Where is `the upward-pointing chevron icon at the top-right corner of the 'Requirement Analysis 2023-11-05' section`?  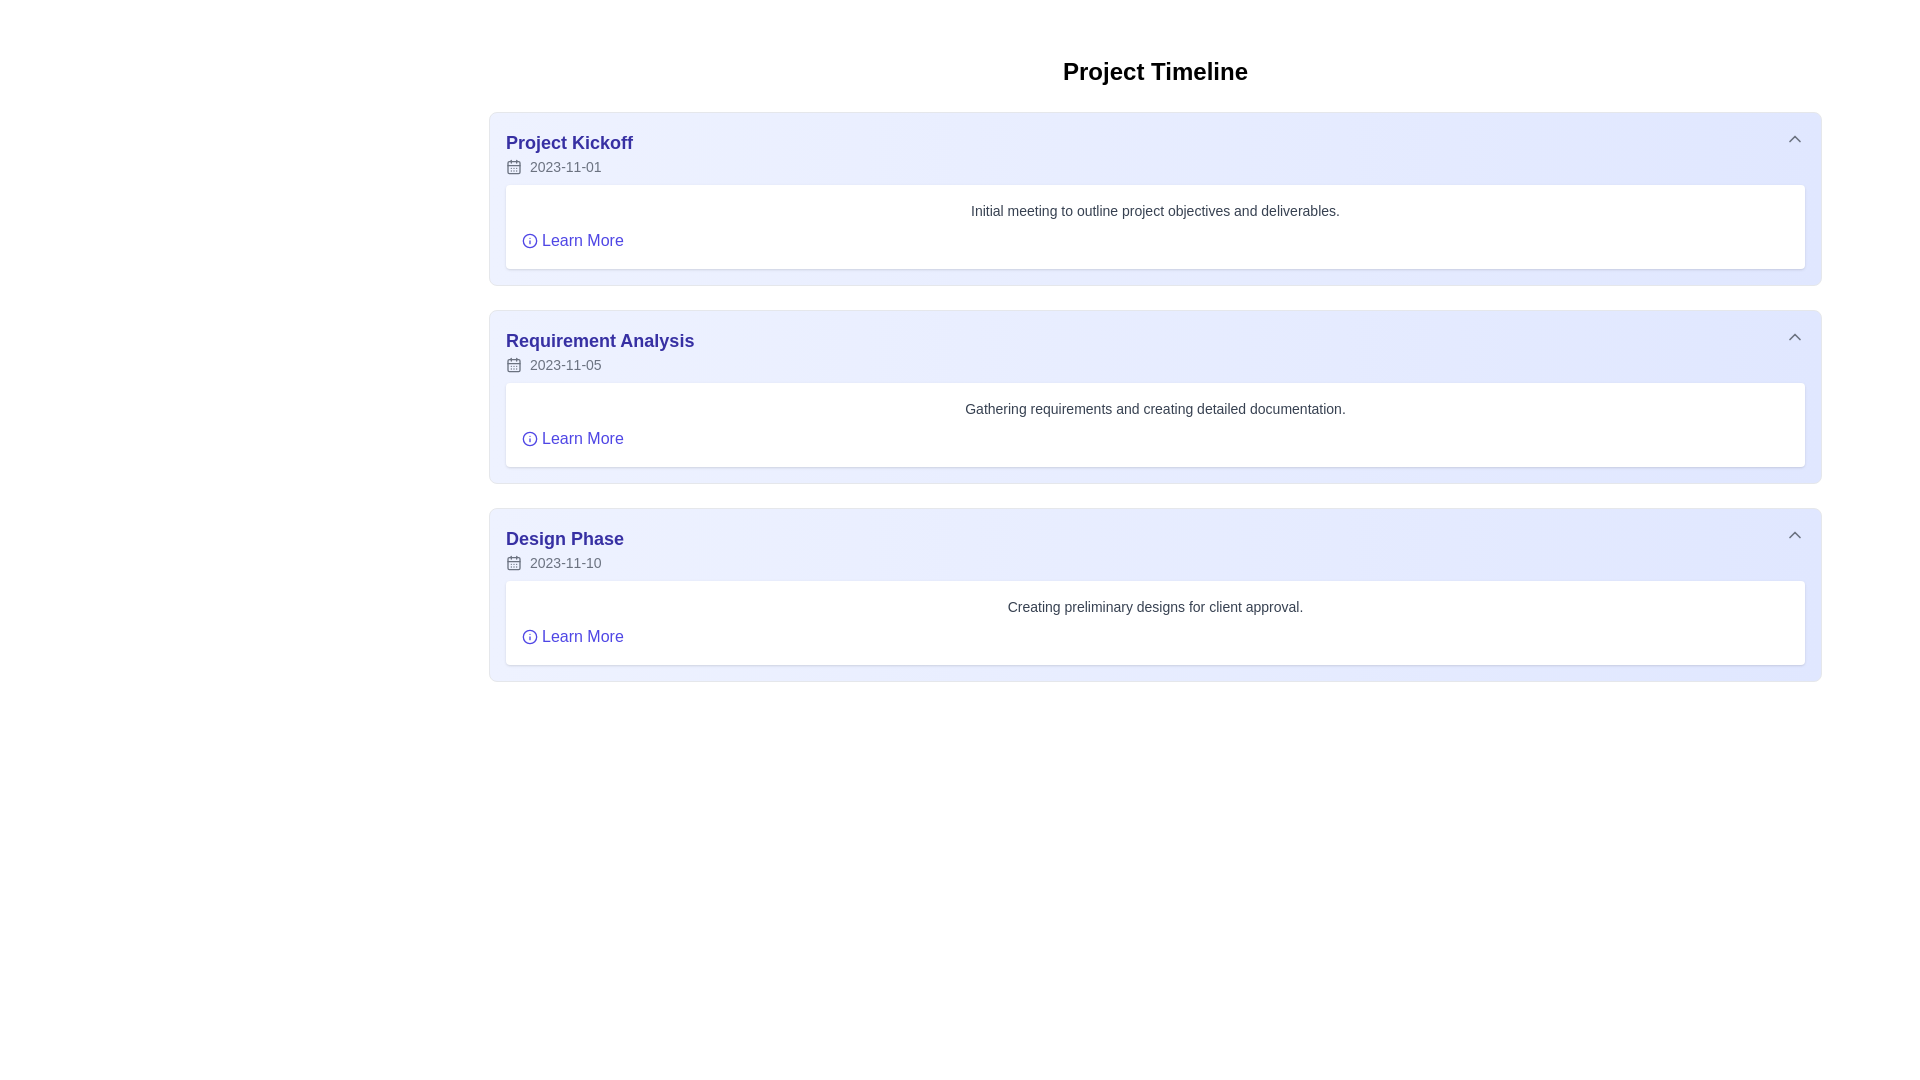
the upward-pointing chevron icon at the top-right corner of the 'Requirement Analysis 2023-11-05' section is located at coordinates (1795, 335).